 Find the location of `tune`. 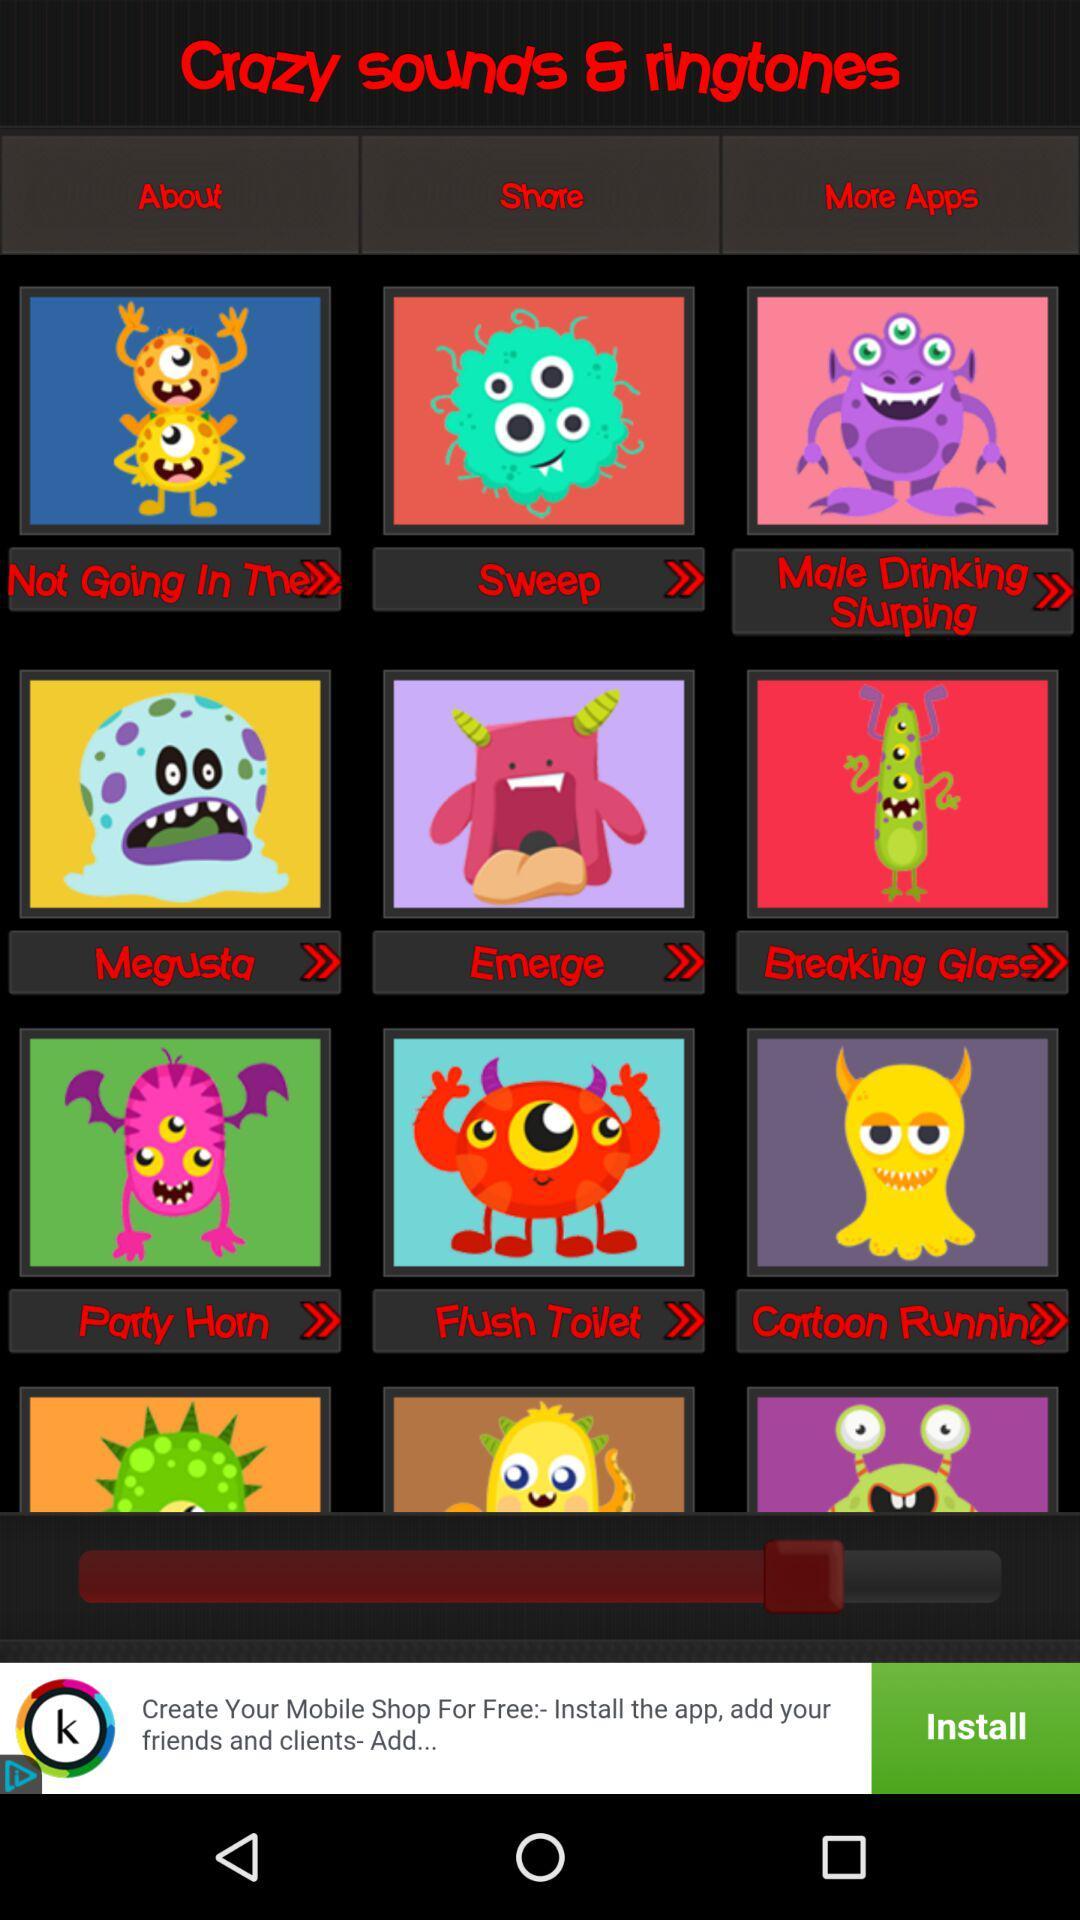

tune is located at coordinates (318, 1320).